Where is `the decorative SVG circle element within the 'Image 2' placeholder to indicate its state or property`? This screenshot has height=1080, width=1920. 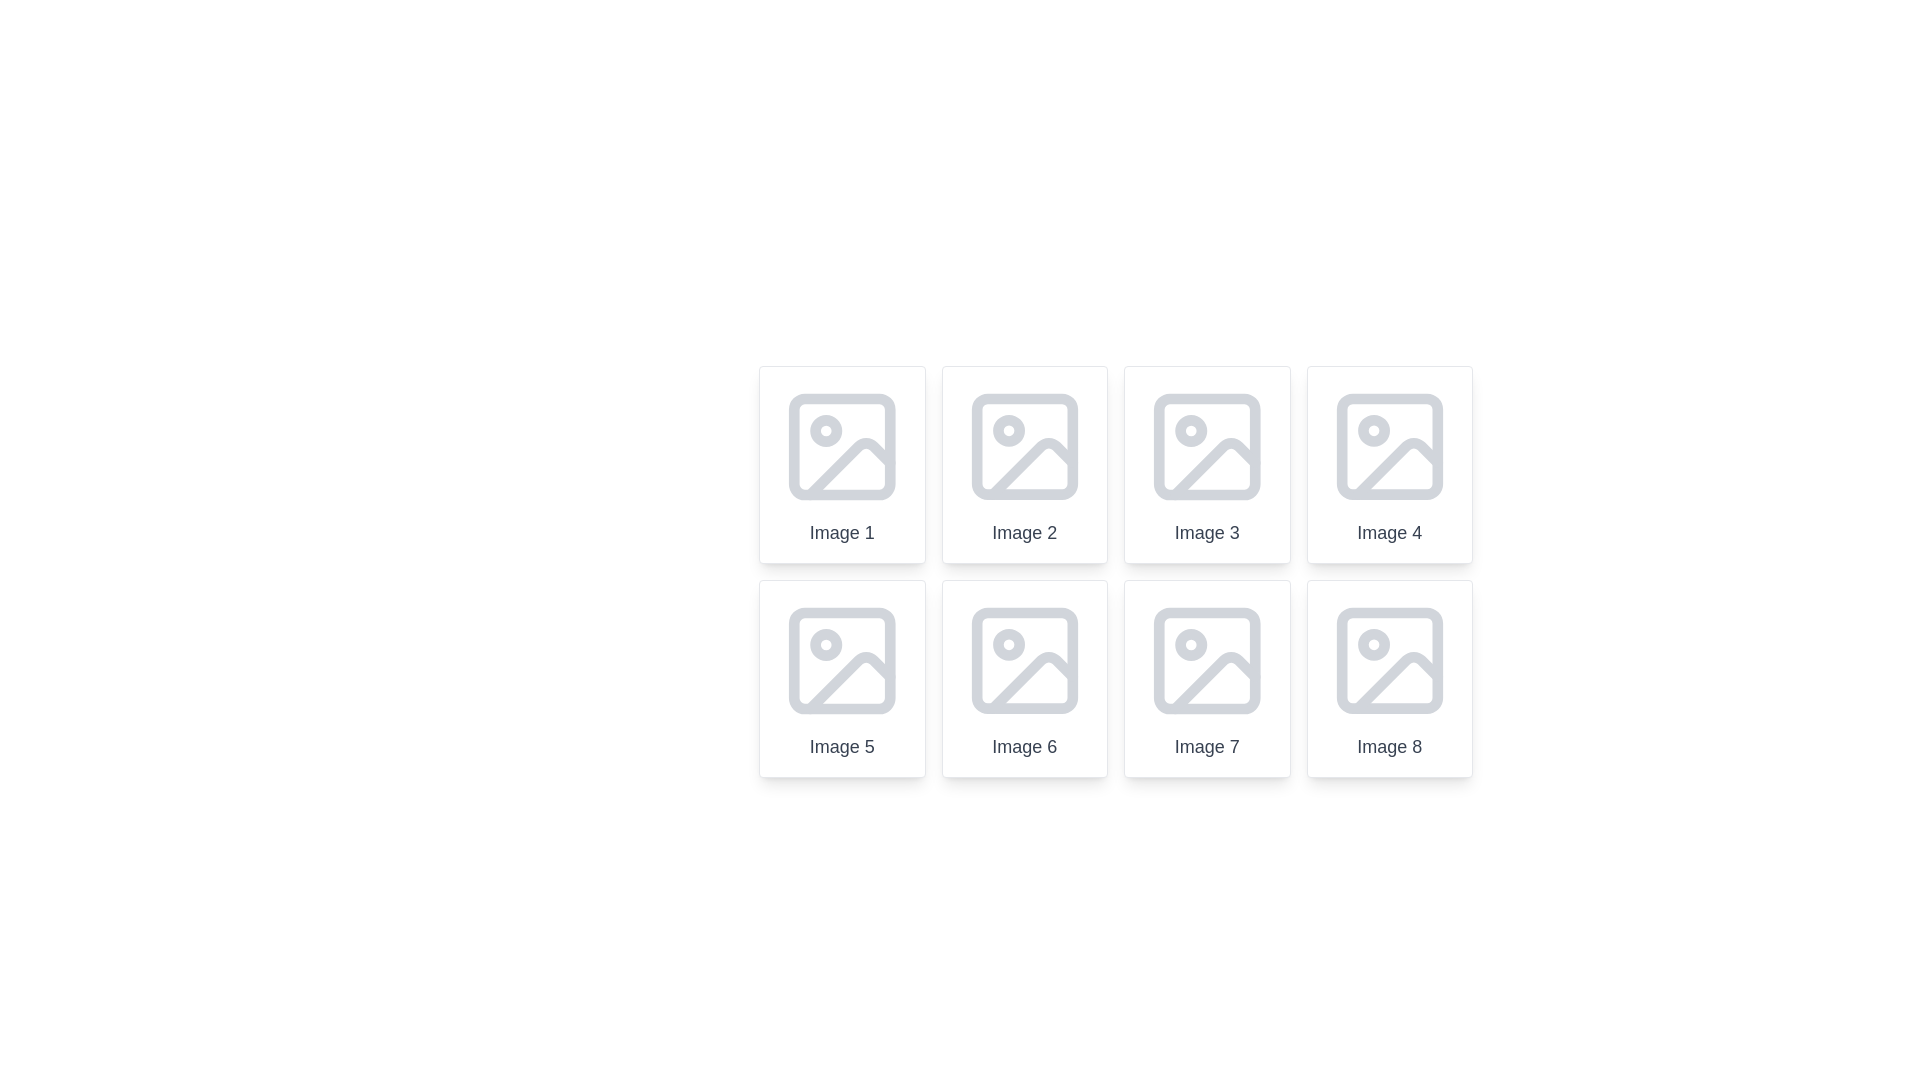
the decorative SVG circle element within the 'Image 2' placeholder to indicate its state or property is located at coordinates (1008, 430).